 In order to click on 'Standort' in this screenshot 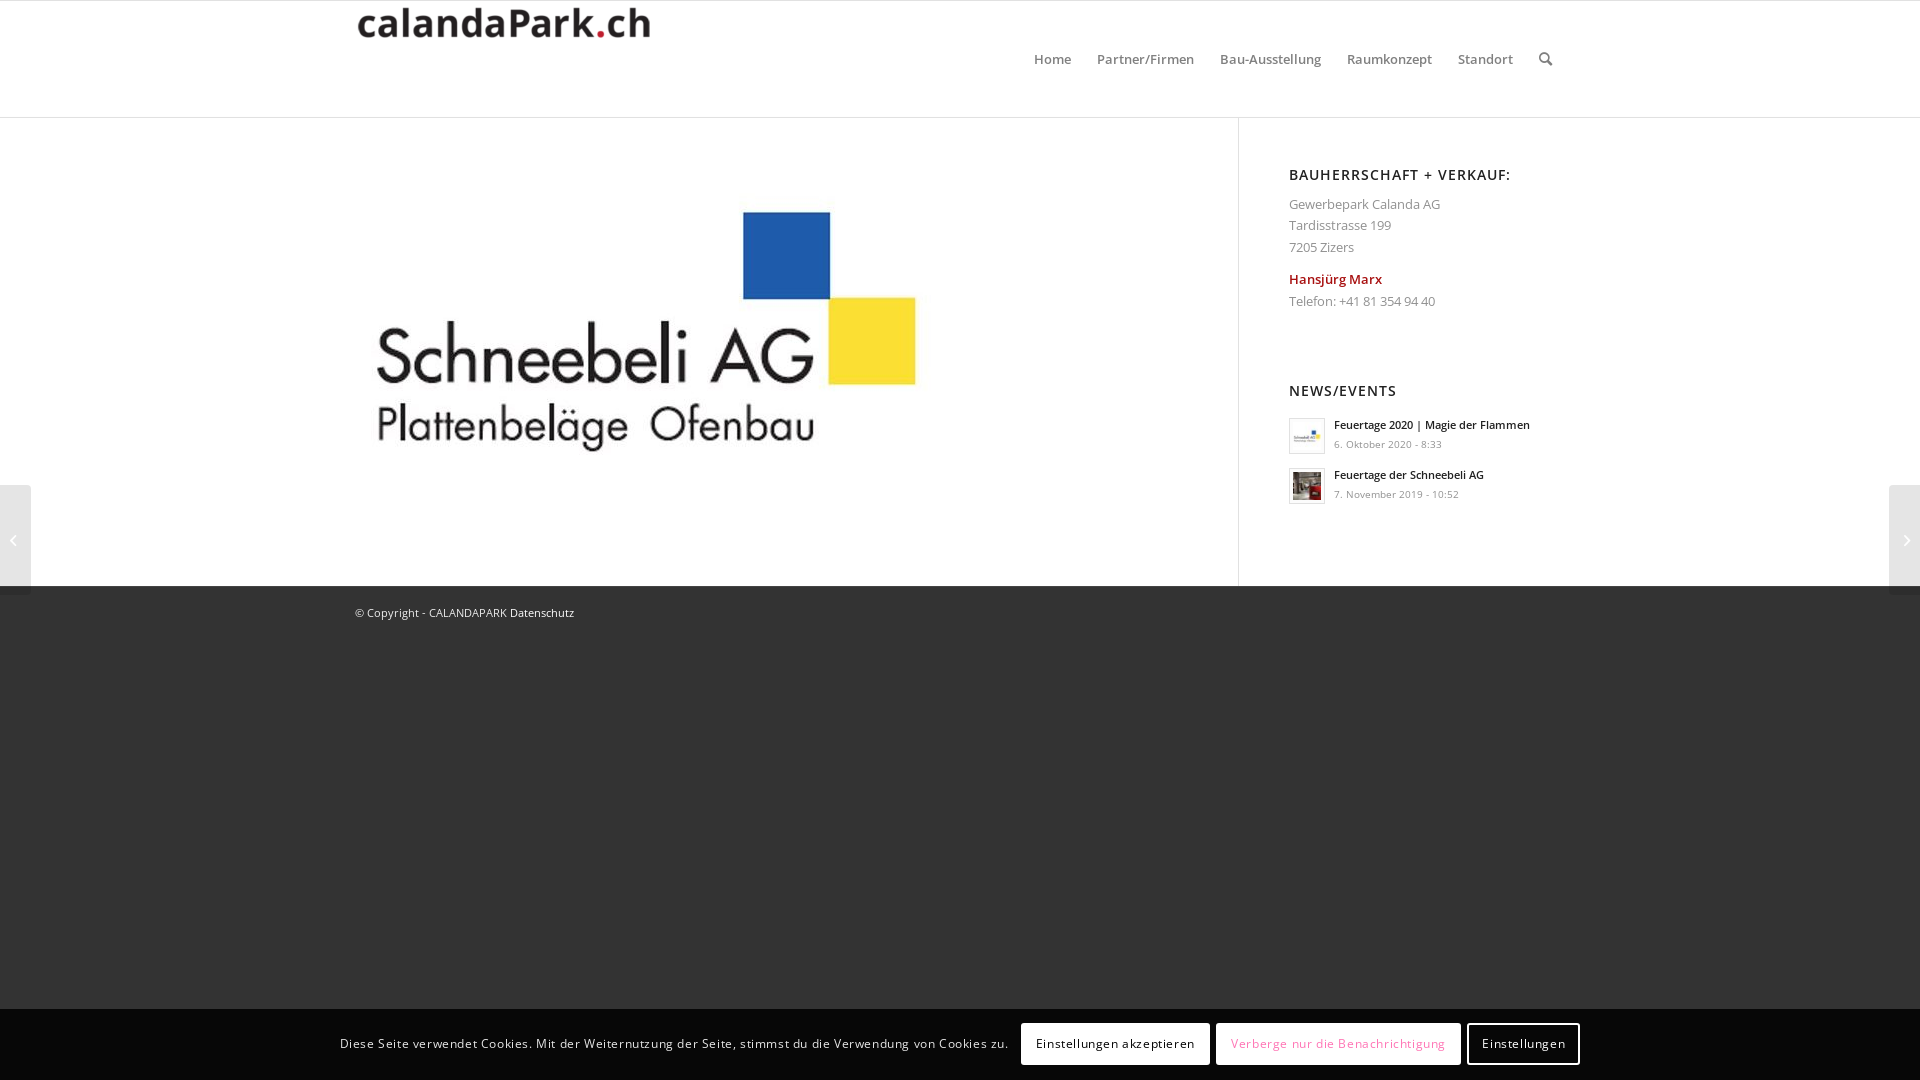, I will do `click(1485, 57)`.